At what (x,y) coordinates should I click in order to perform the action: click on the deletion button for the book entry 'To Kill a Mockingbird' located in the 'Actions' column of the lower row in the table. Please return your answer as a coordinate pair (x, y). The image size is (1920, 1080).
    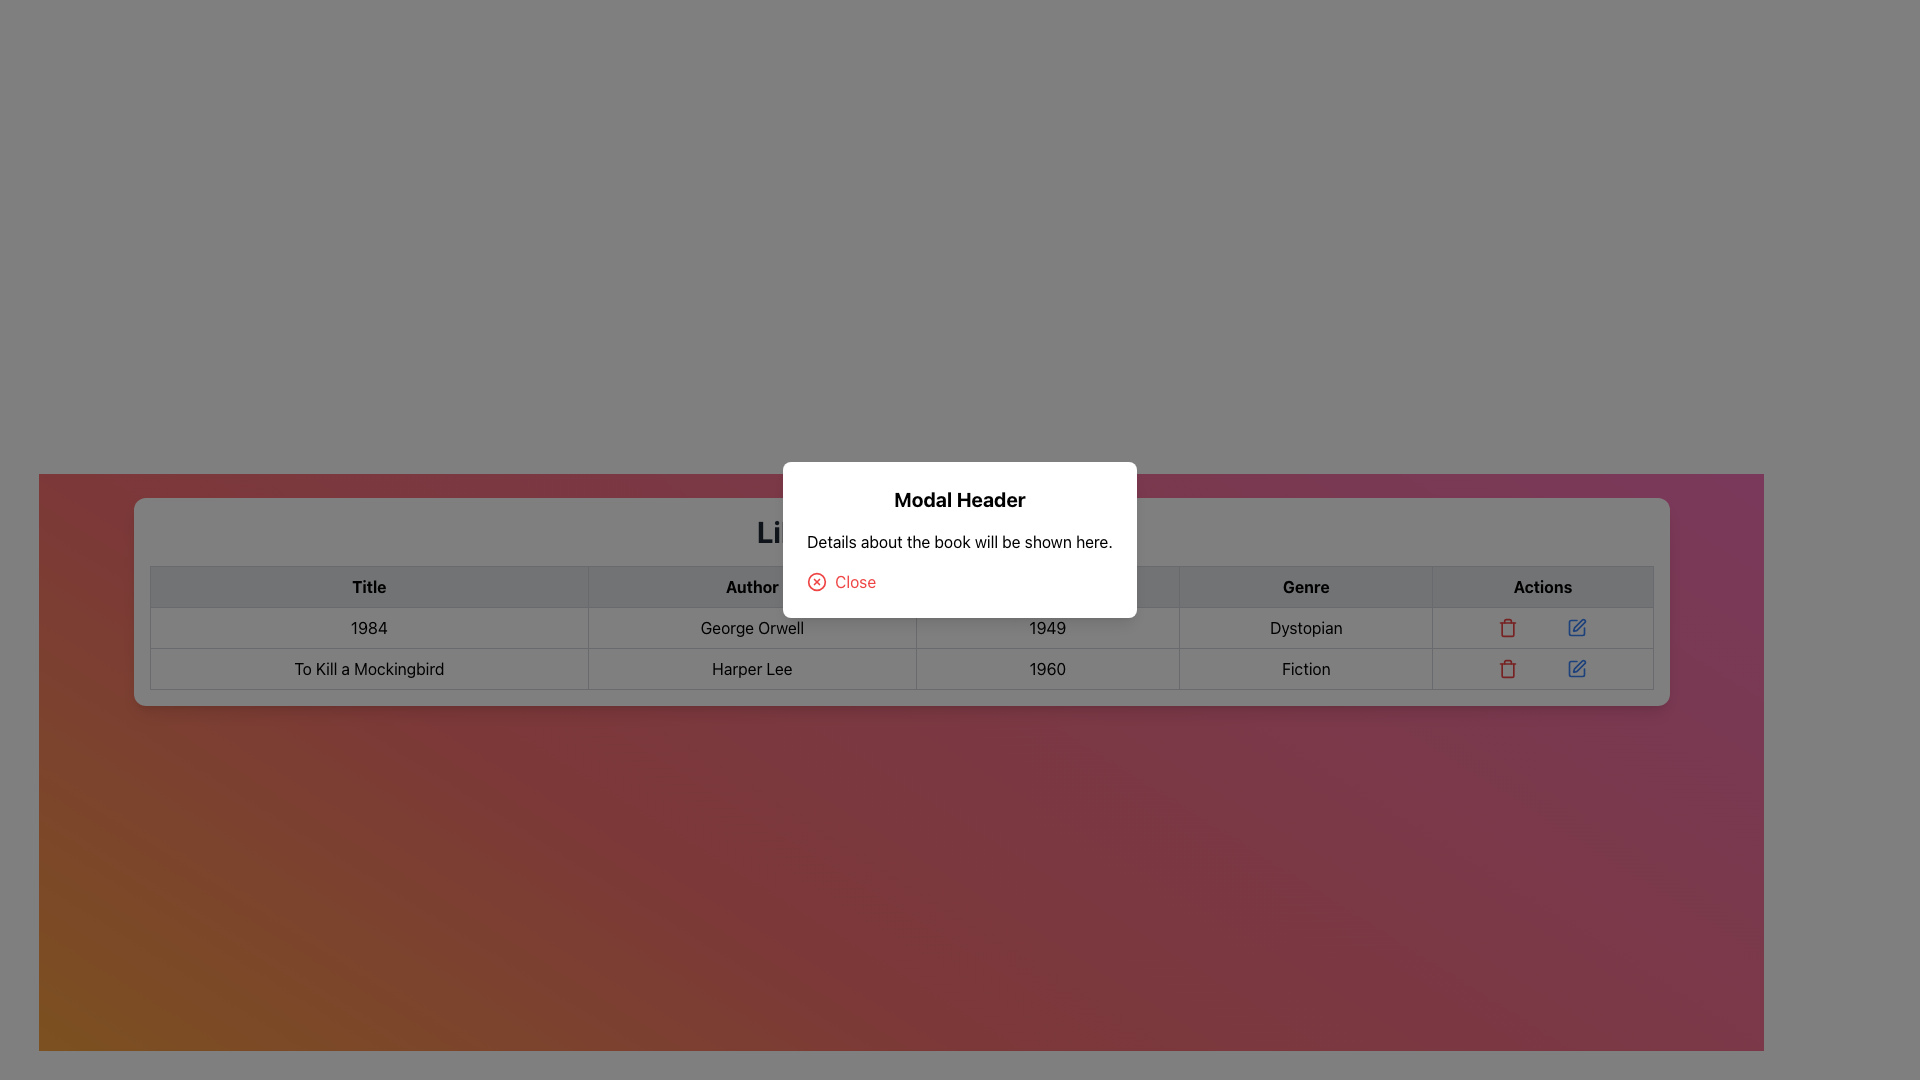
    Looking at the image, I should click on (1507, 668).